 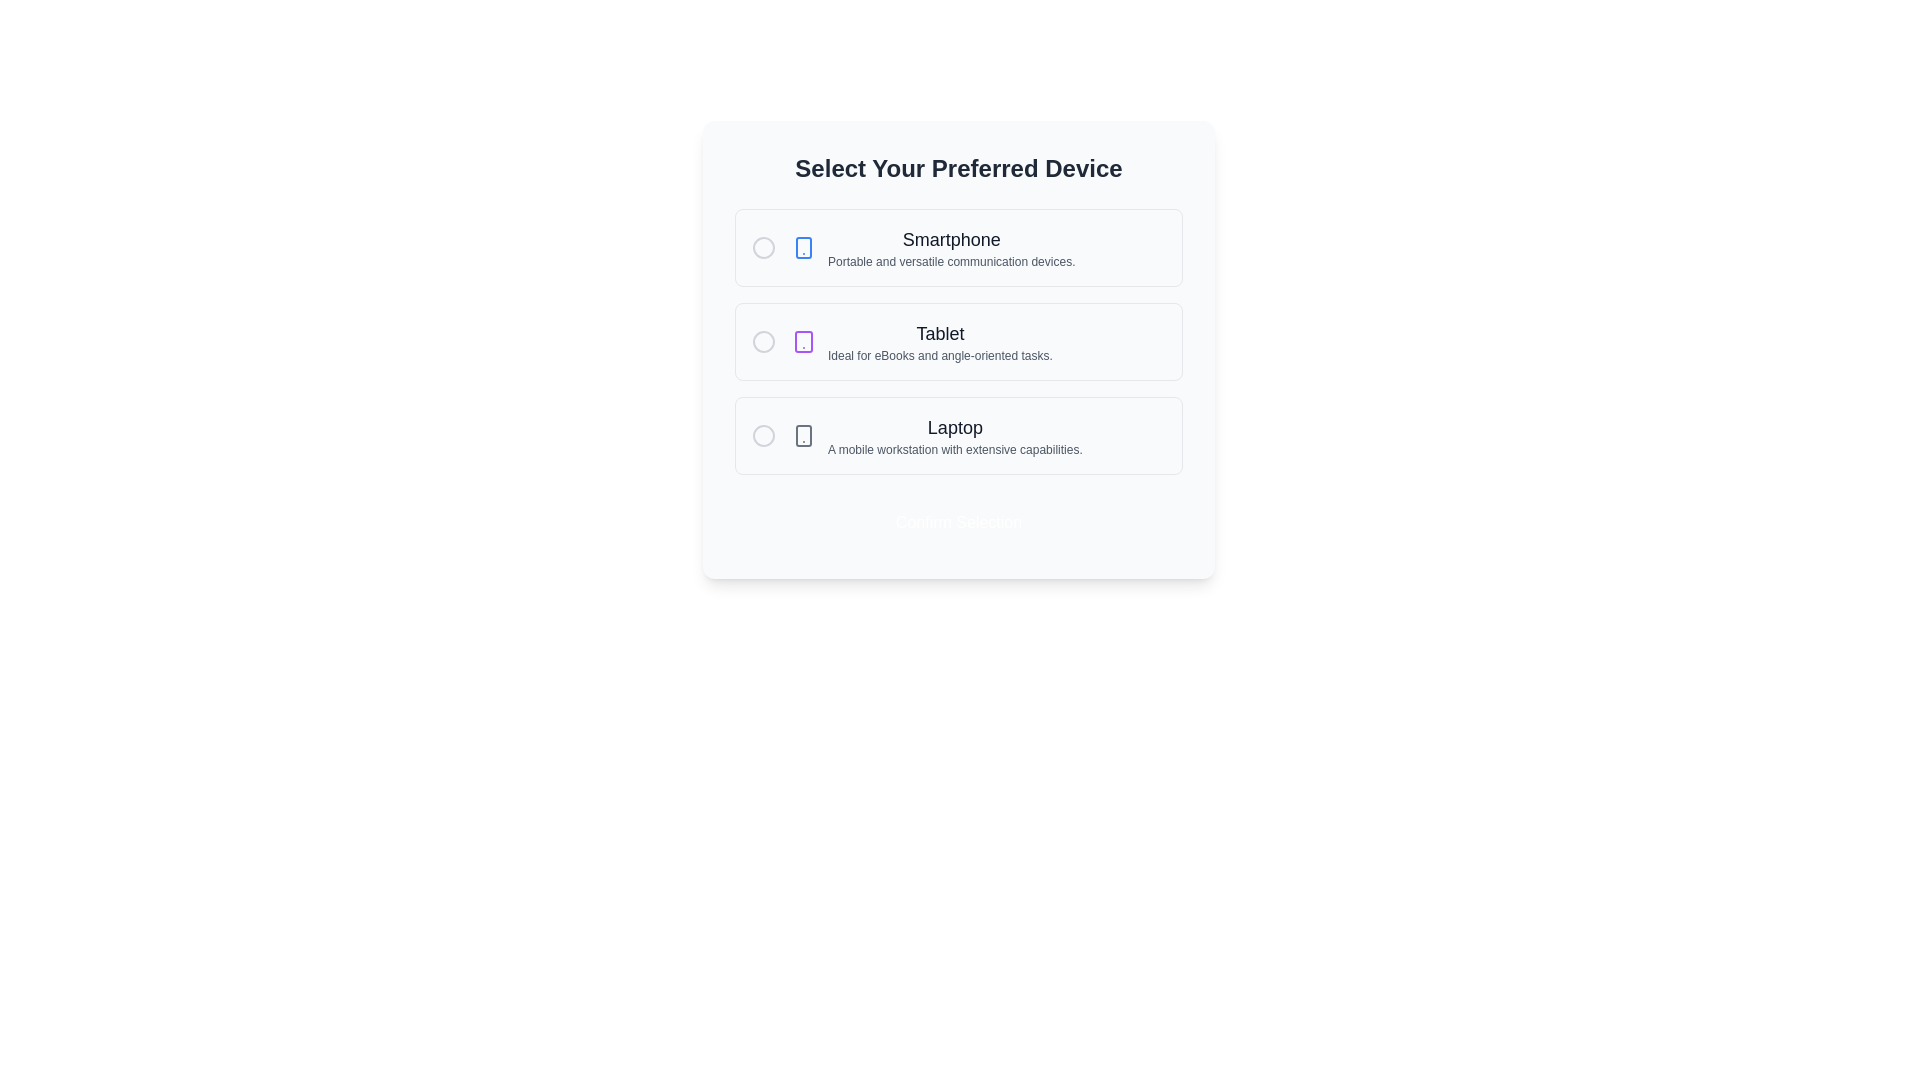 What do you see at coordinates (804, 341) in the screenshot?
I see `the purple tablet icon` at bounding box center [804, 341].